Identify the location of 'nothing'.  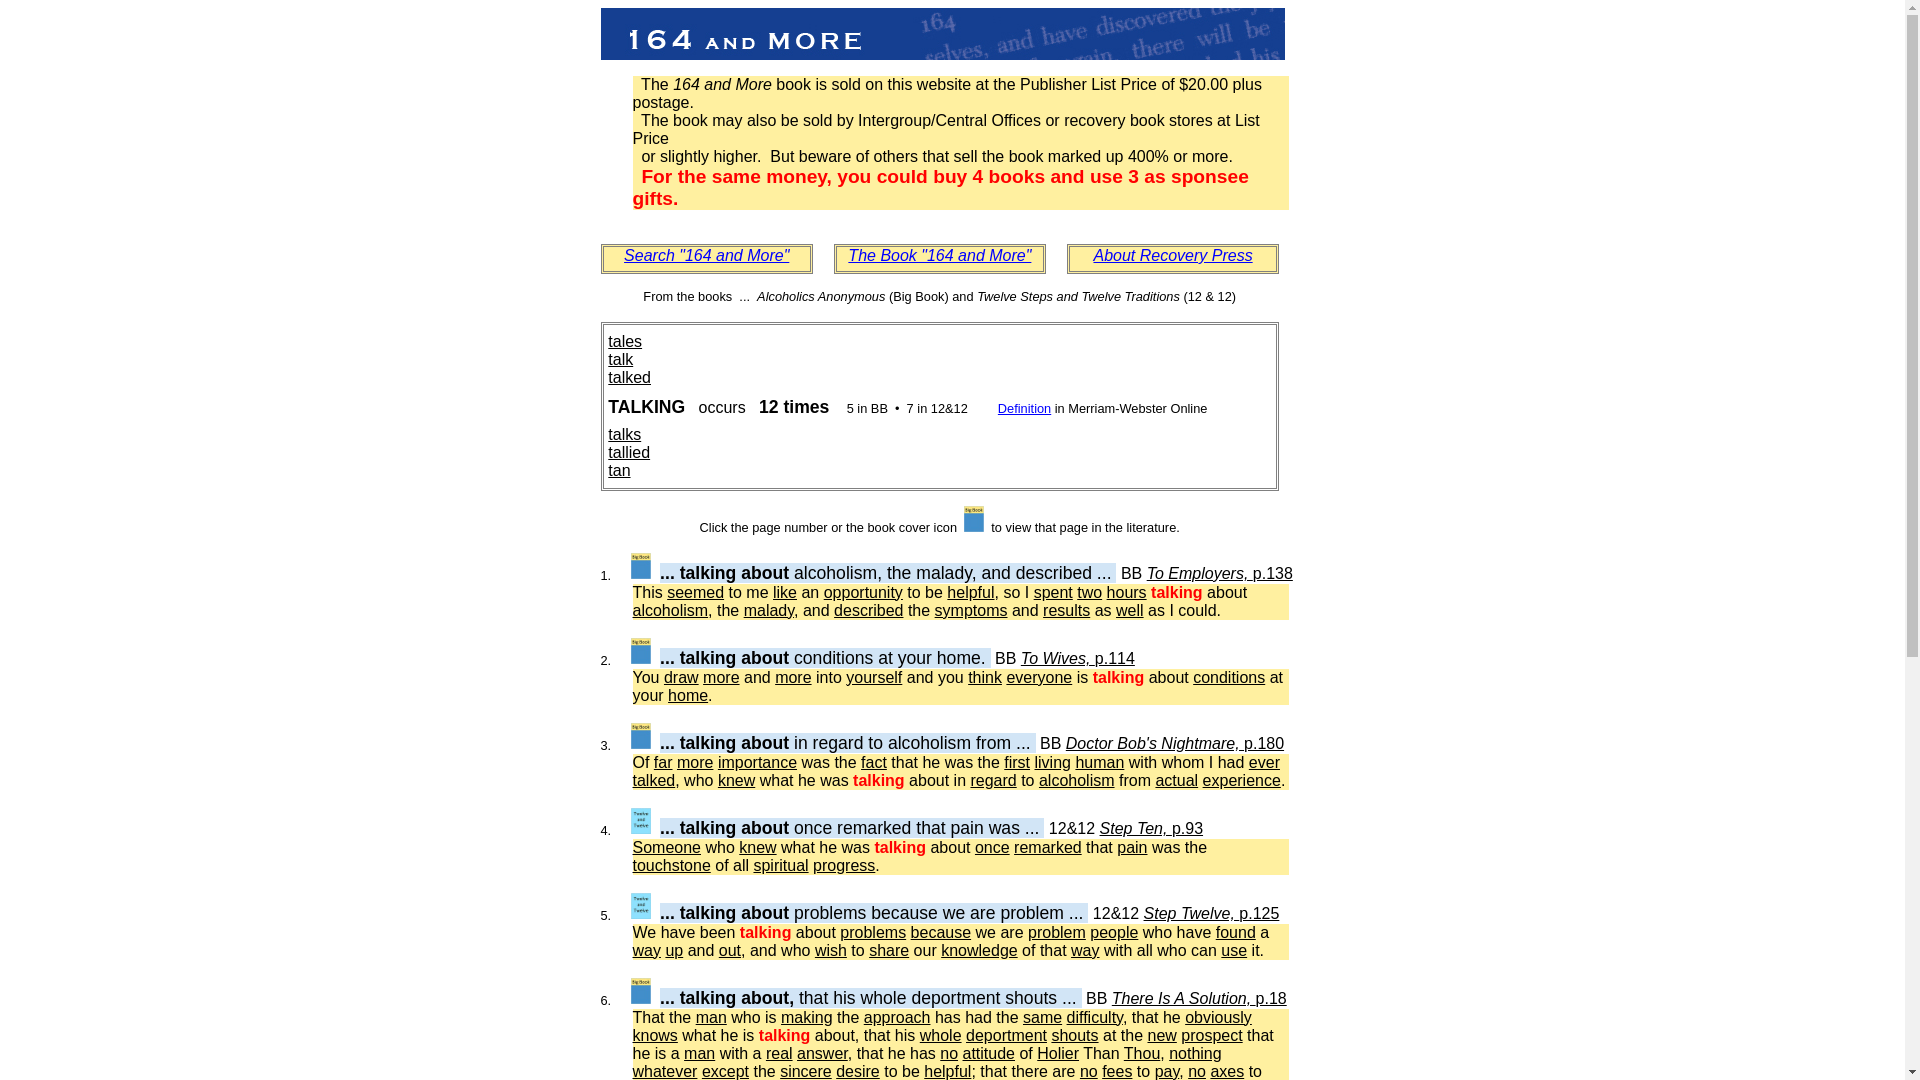
(1169, 1052).